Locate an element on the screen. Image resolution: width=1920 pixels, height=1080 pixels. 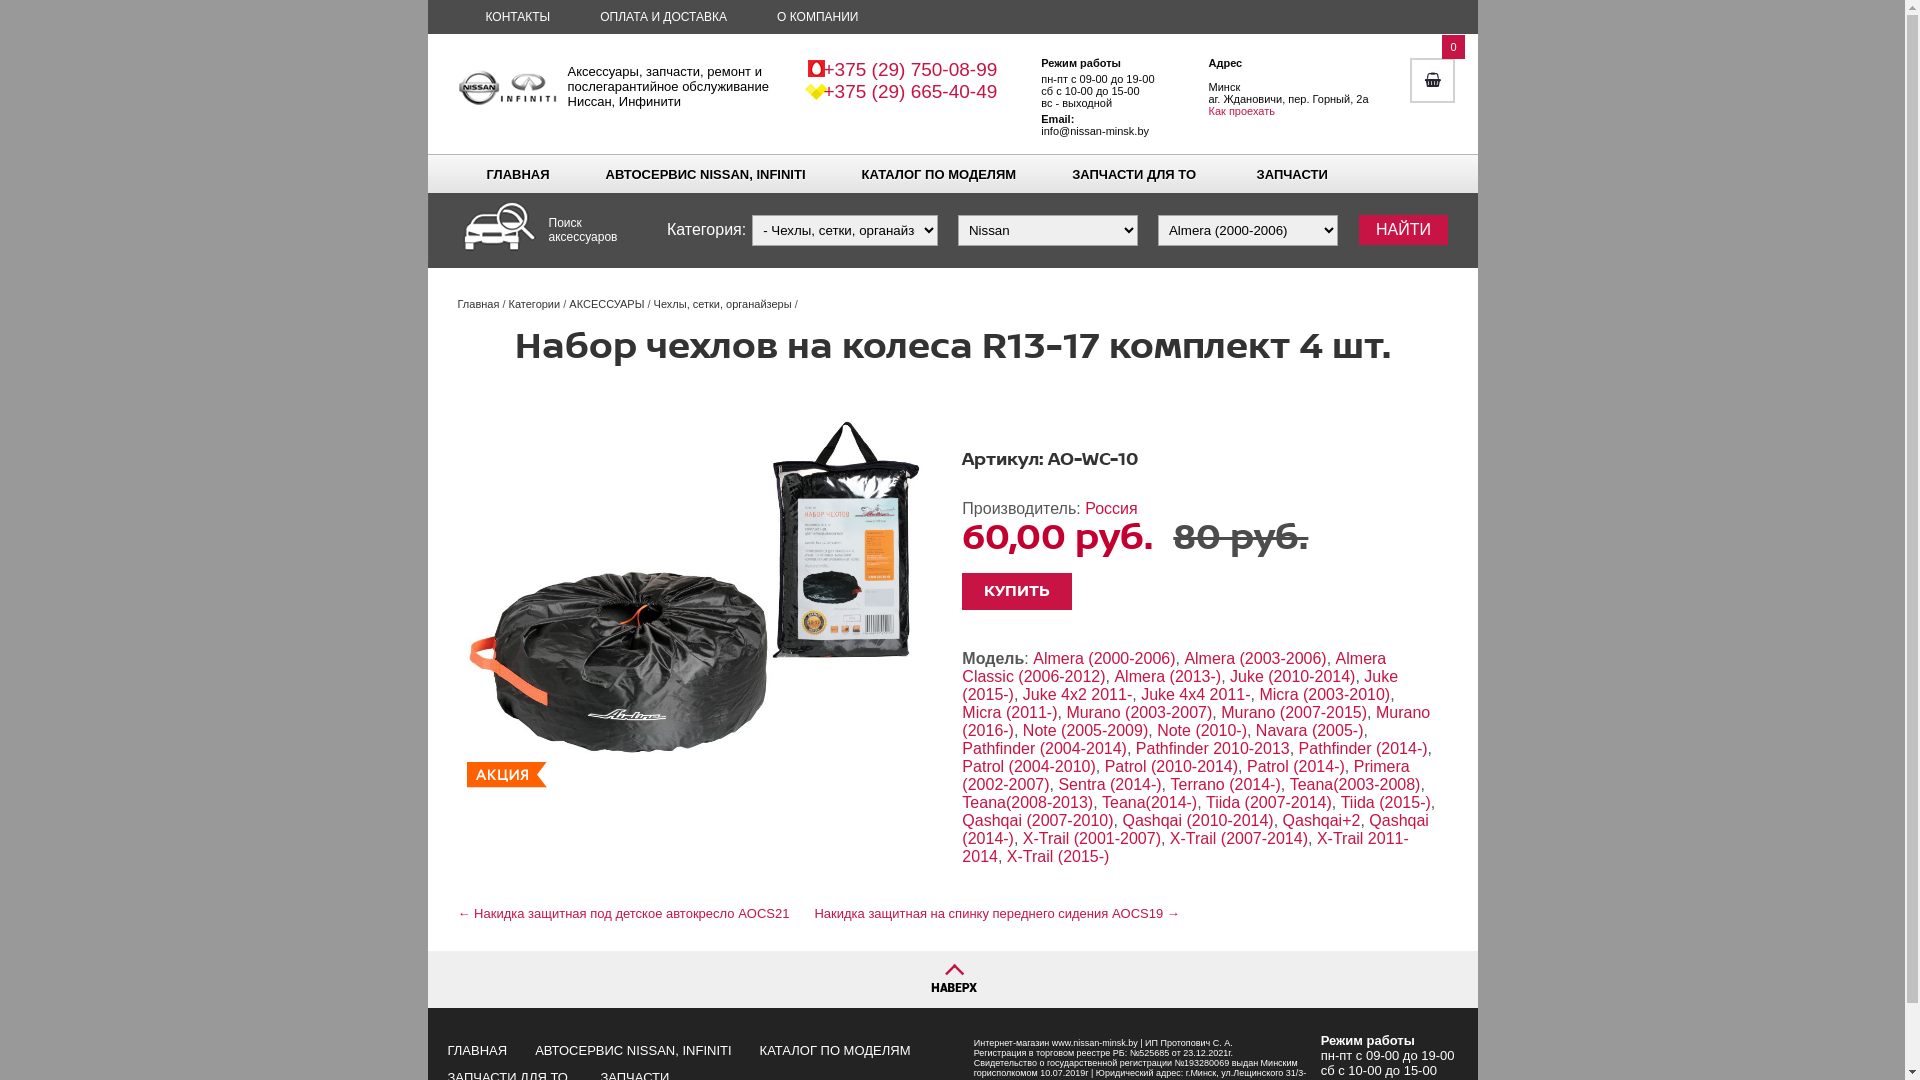
'Navara (2005-)' is located at coordinates (1310, 730).